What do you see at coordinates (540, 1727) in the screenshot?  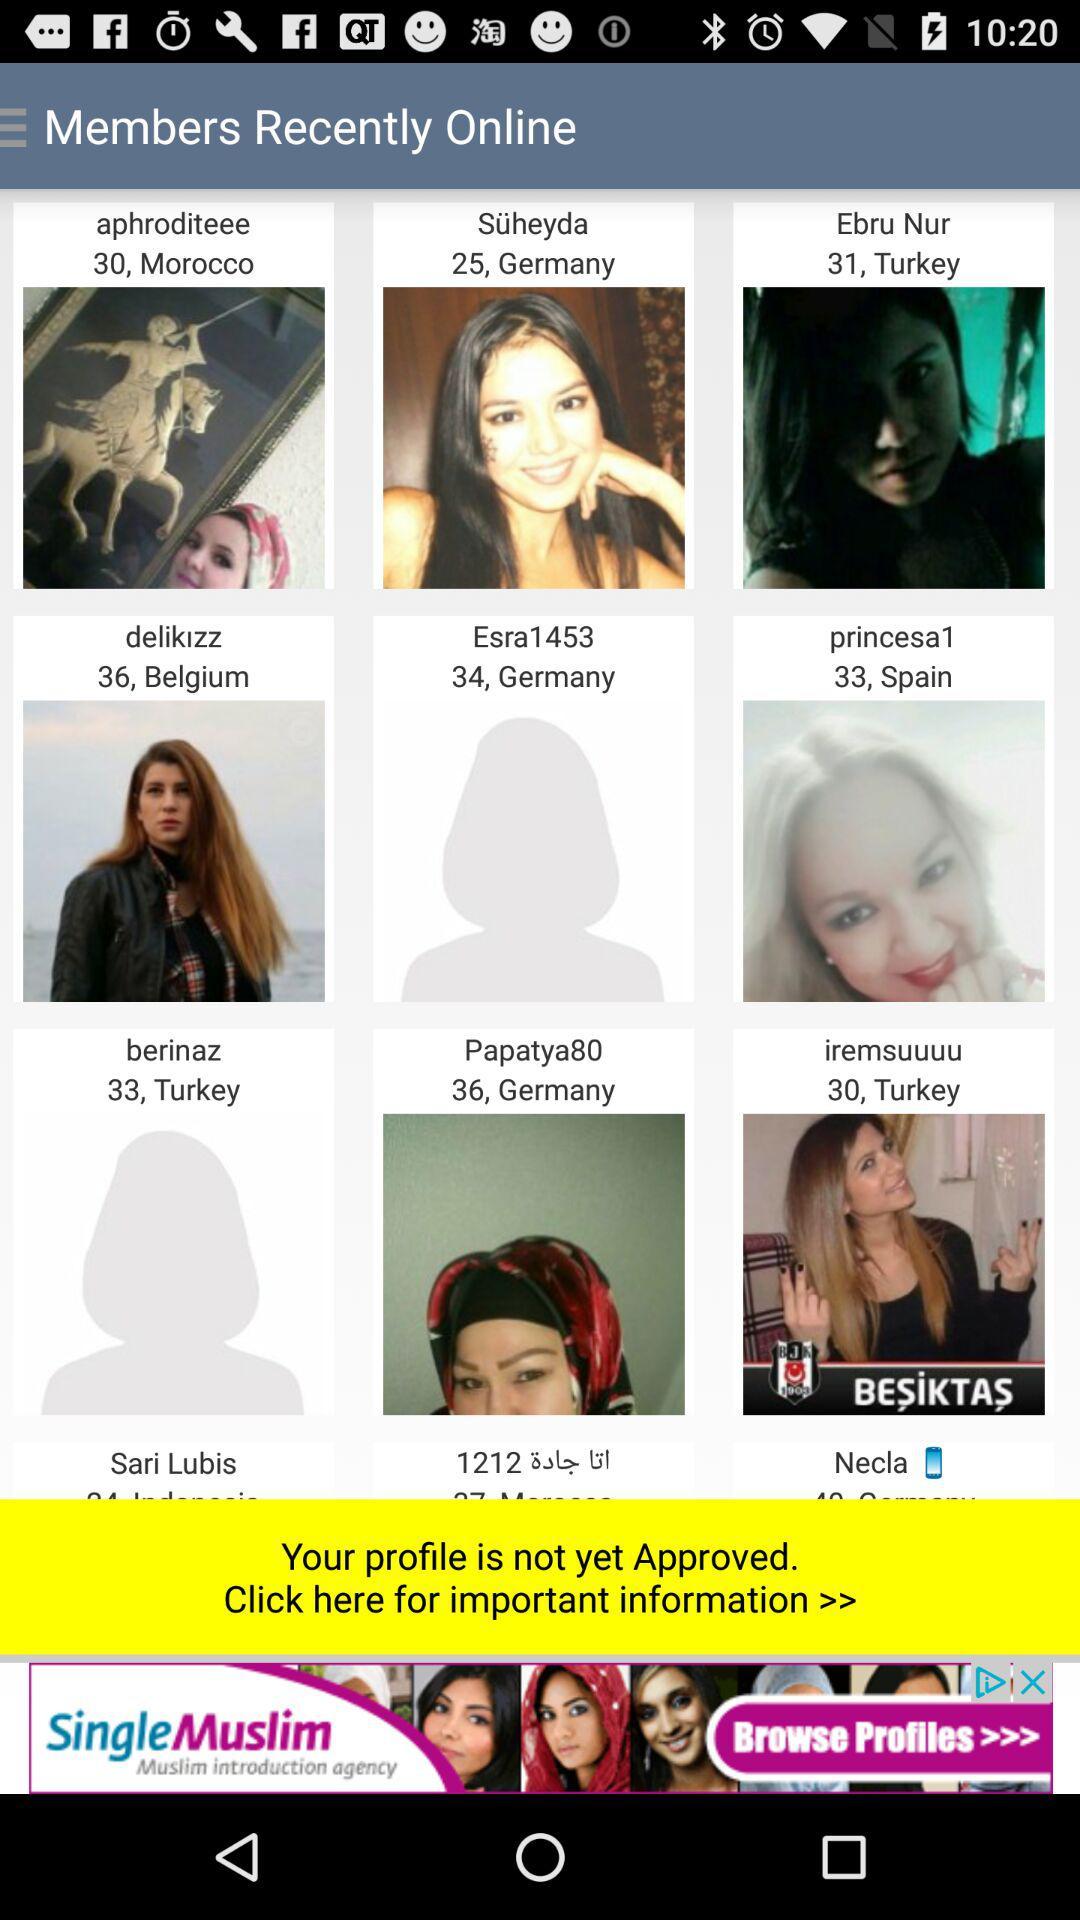 I see `advertisement` at bounding box center [540, 1727].